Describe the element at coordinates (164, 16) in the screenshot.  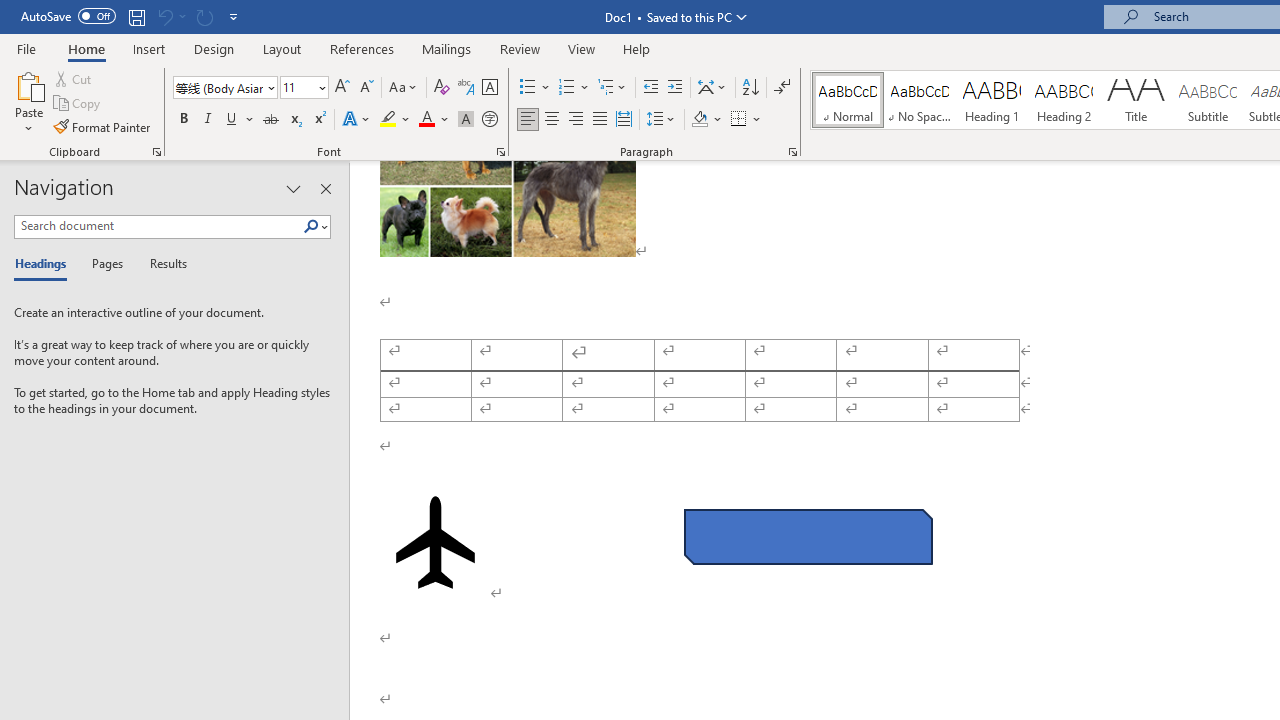
I see `'Can'` at that location.